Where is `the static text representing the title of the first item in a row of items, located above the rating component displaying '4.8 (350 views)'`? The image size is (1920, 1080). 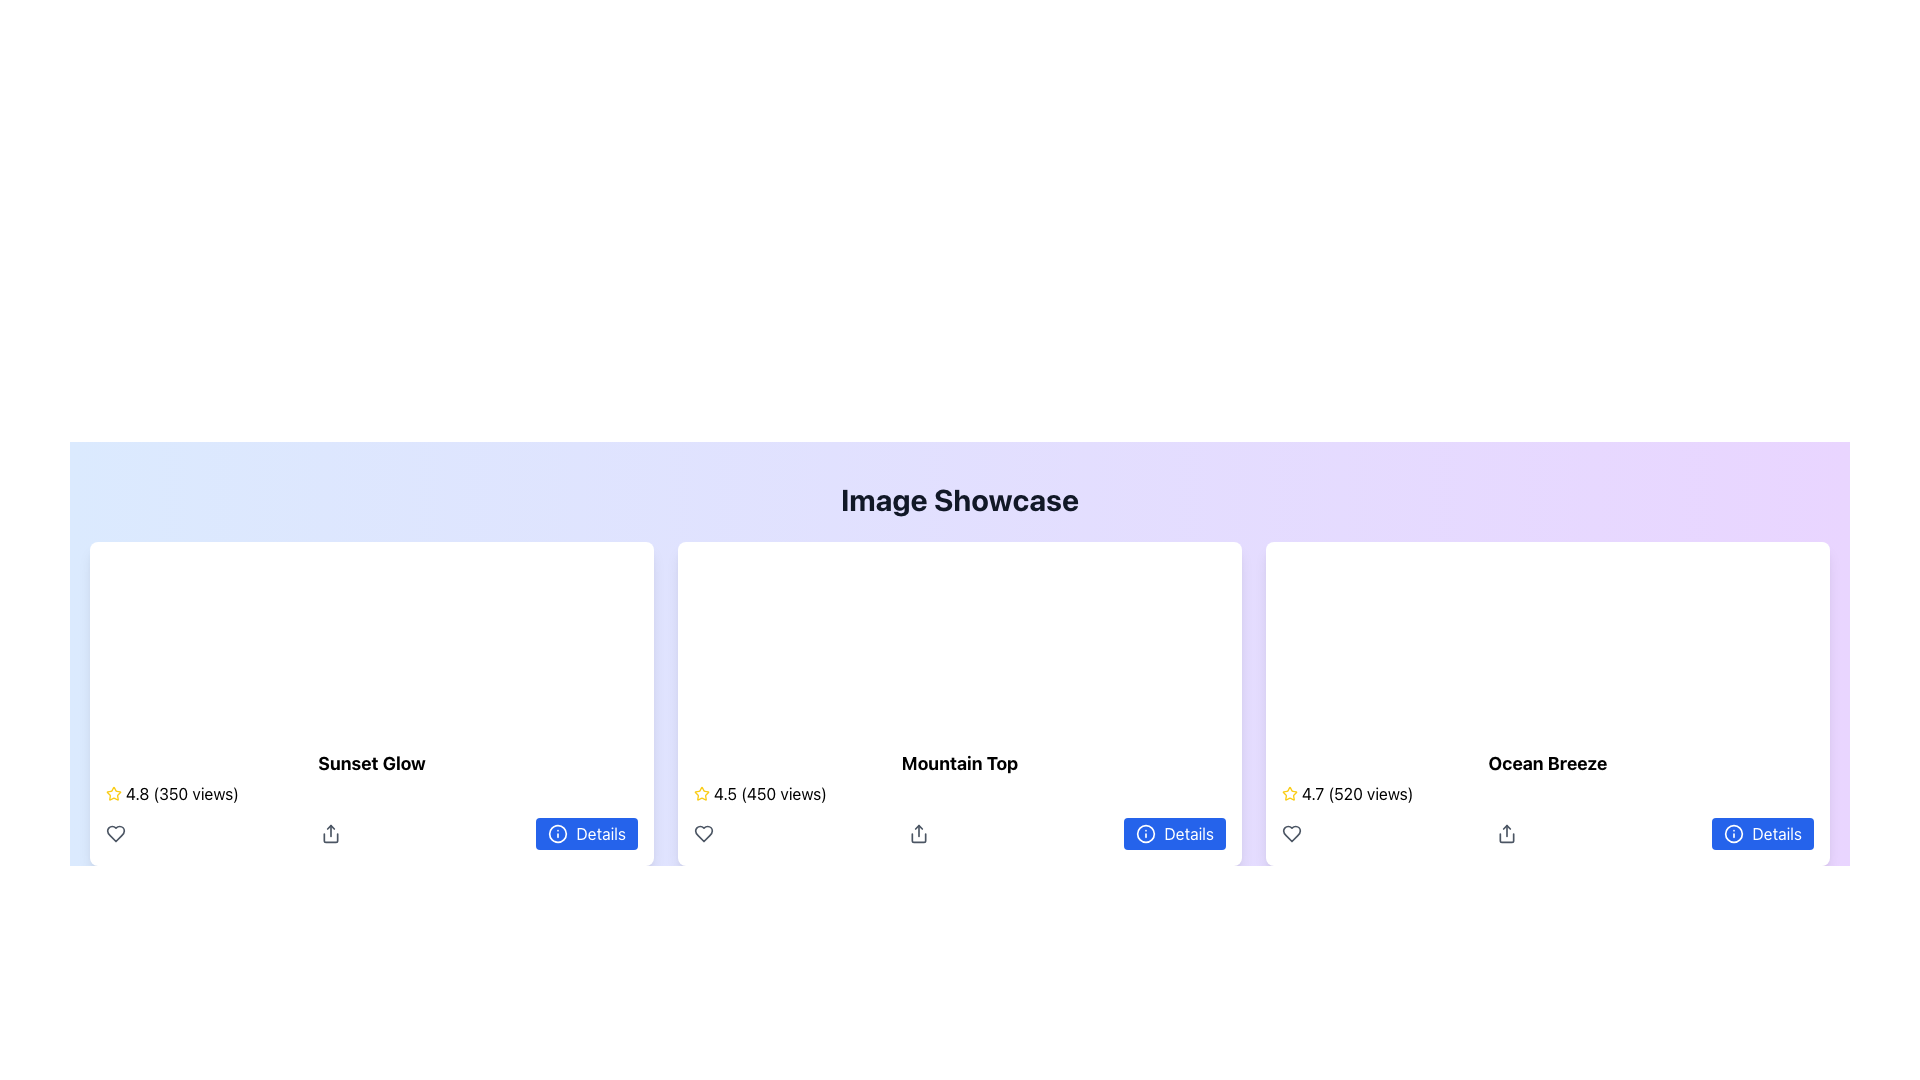
the static text representing the title of the first item in a row of items, located above the rating component displaying '4.8 (350 views)' is located at coordinates (372, 763).